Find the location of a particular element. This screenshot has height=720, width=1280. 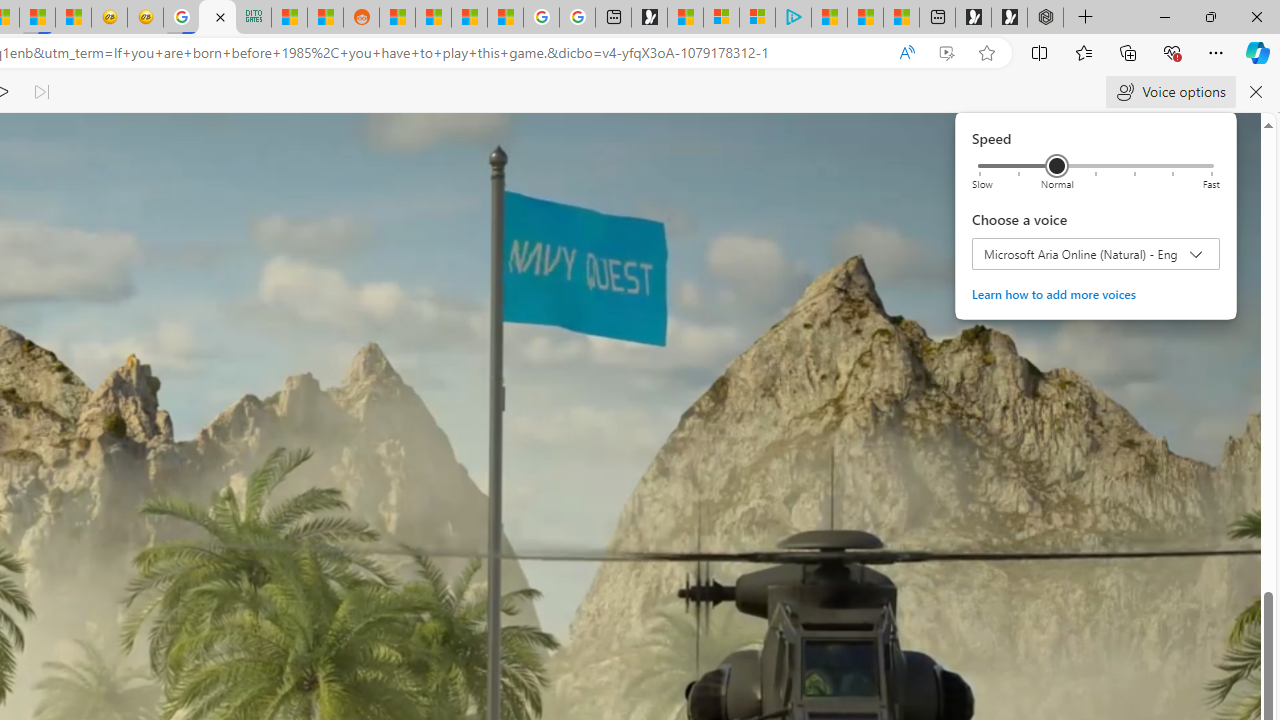

'Microsoft Start Gaming' is located at coordinates (649, 17).